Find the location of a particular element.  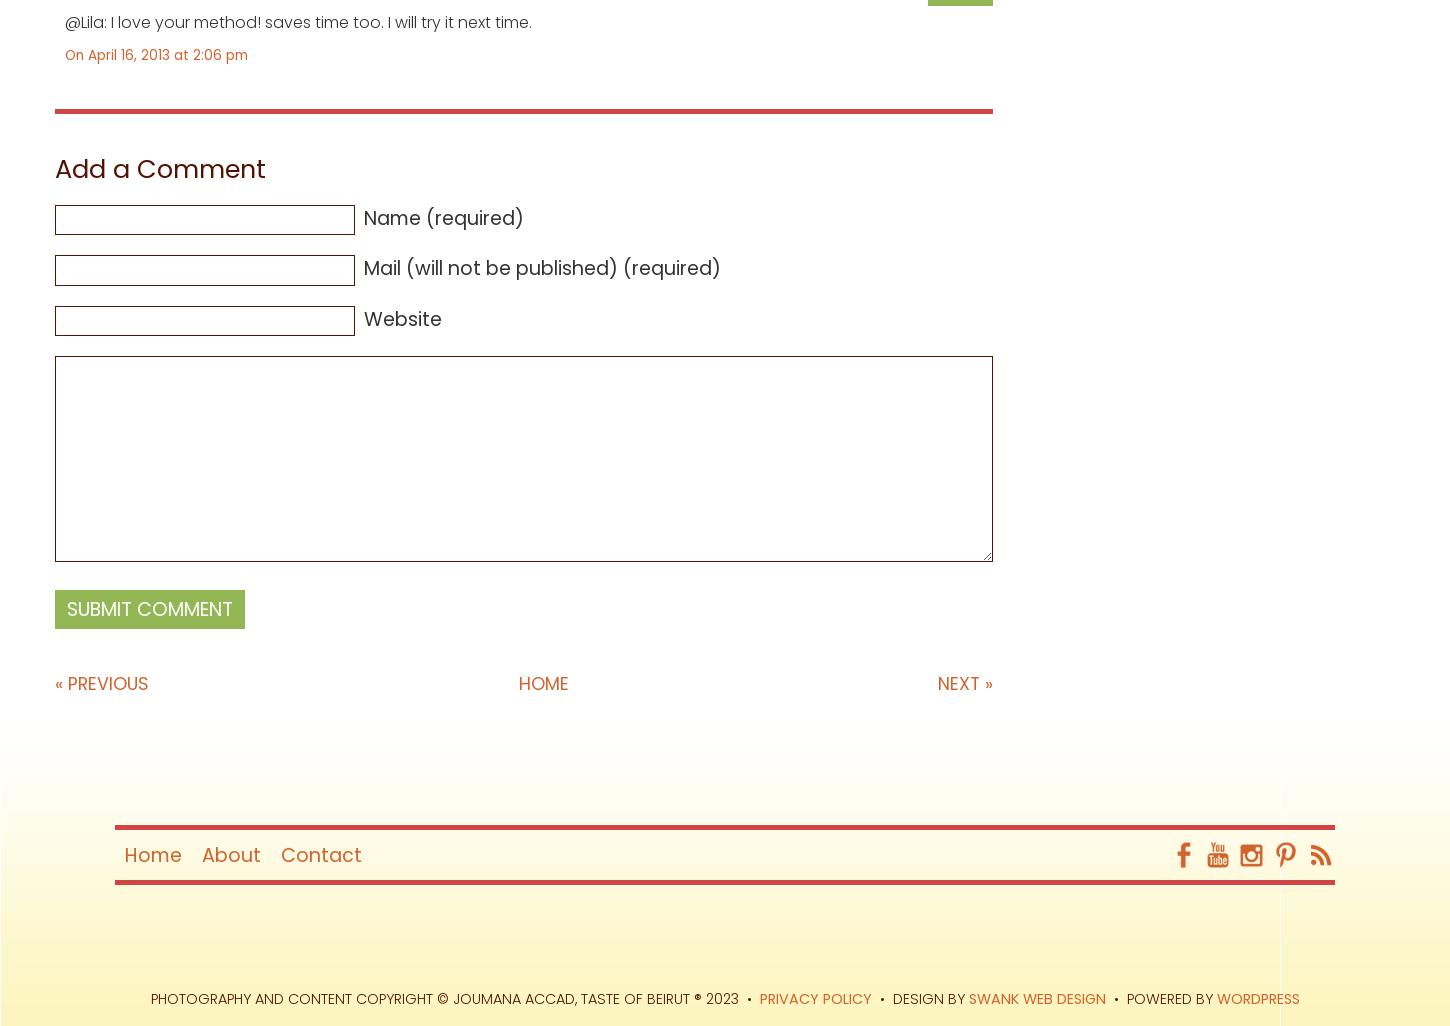

'Powered by' is located at coordinates (1170, 998).